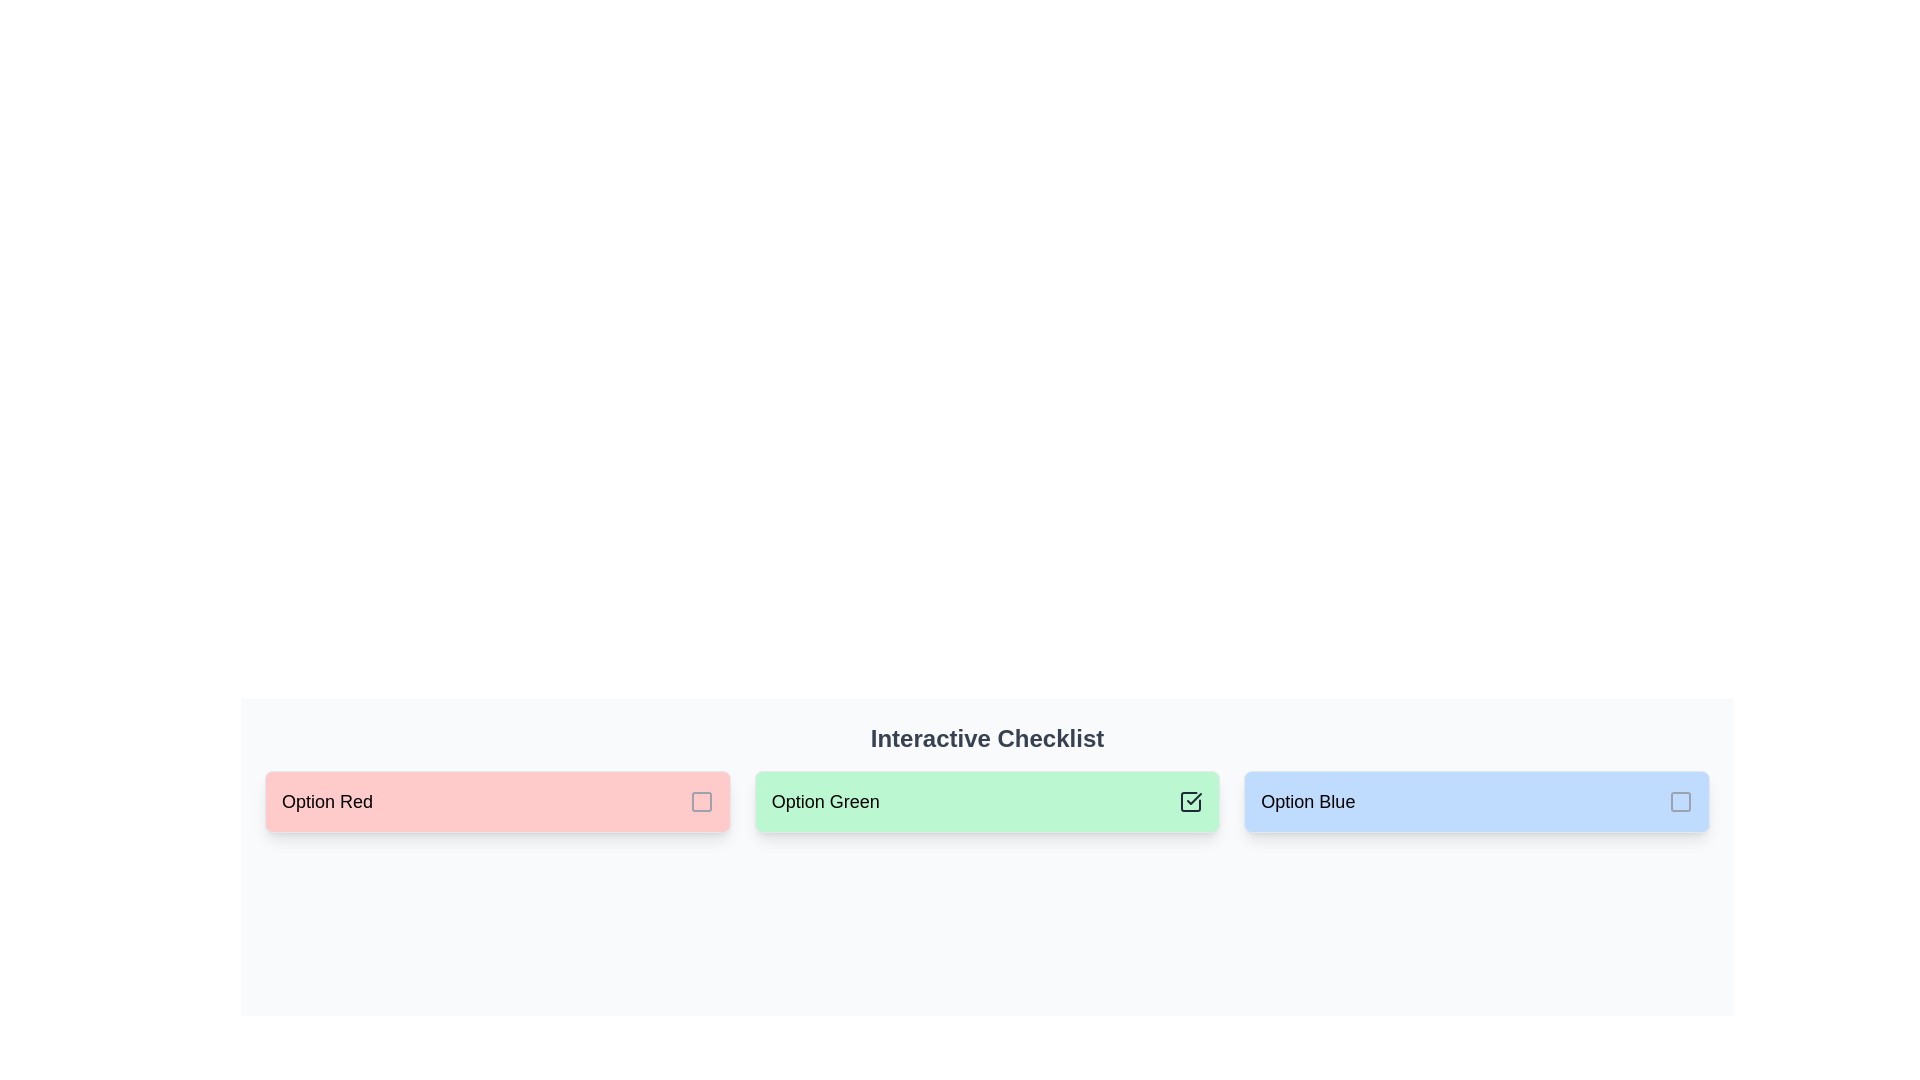 This screenshot has width=1920, height=1080. I want to click on the interactive option labeled 'Option Green' in the selectable checklist interface, so click(987, 801).